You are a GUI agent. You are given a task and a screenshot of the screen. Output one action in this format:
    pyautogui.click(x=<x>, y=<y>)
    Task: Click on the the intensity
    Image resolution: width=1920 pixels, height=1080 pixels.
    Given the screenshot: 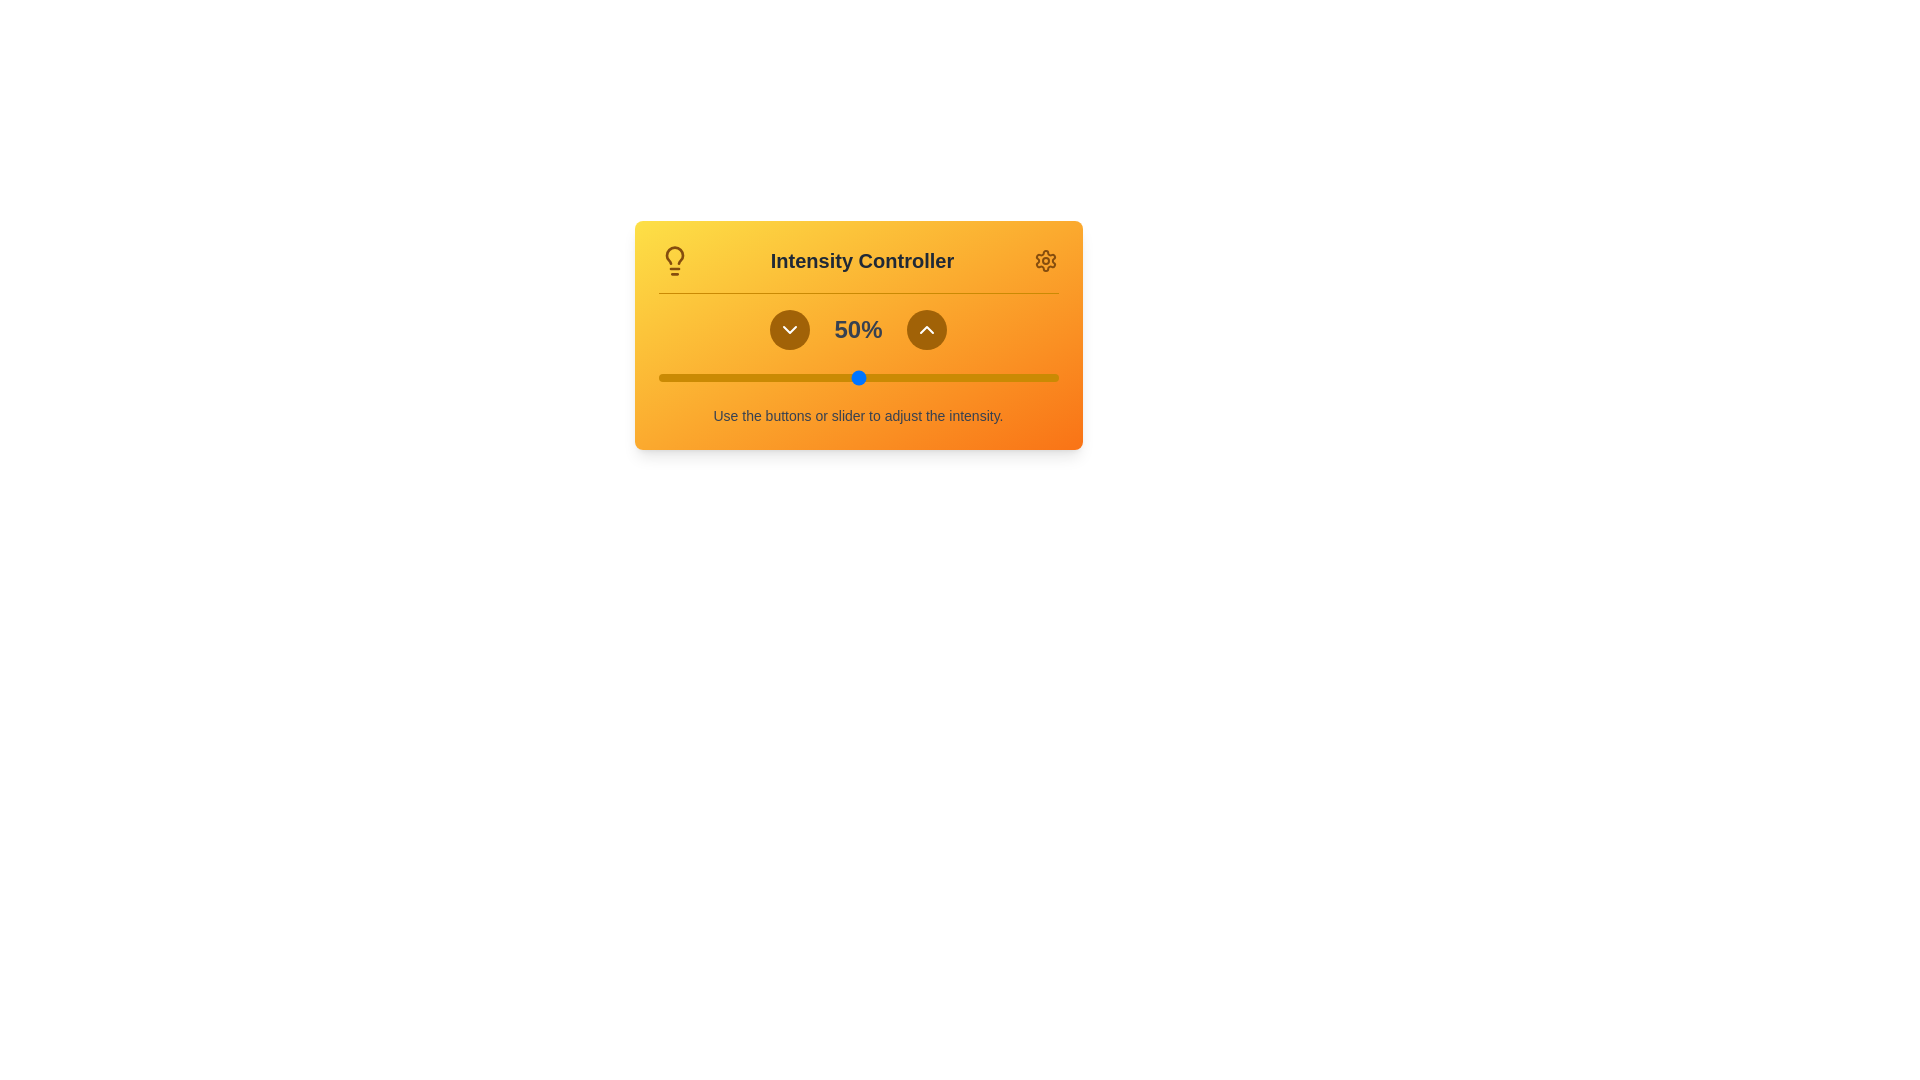 What is the action you would take?
    pyautogui.click(x=838, y=378)
    